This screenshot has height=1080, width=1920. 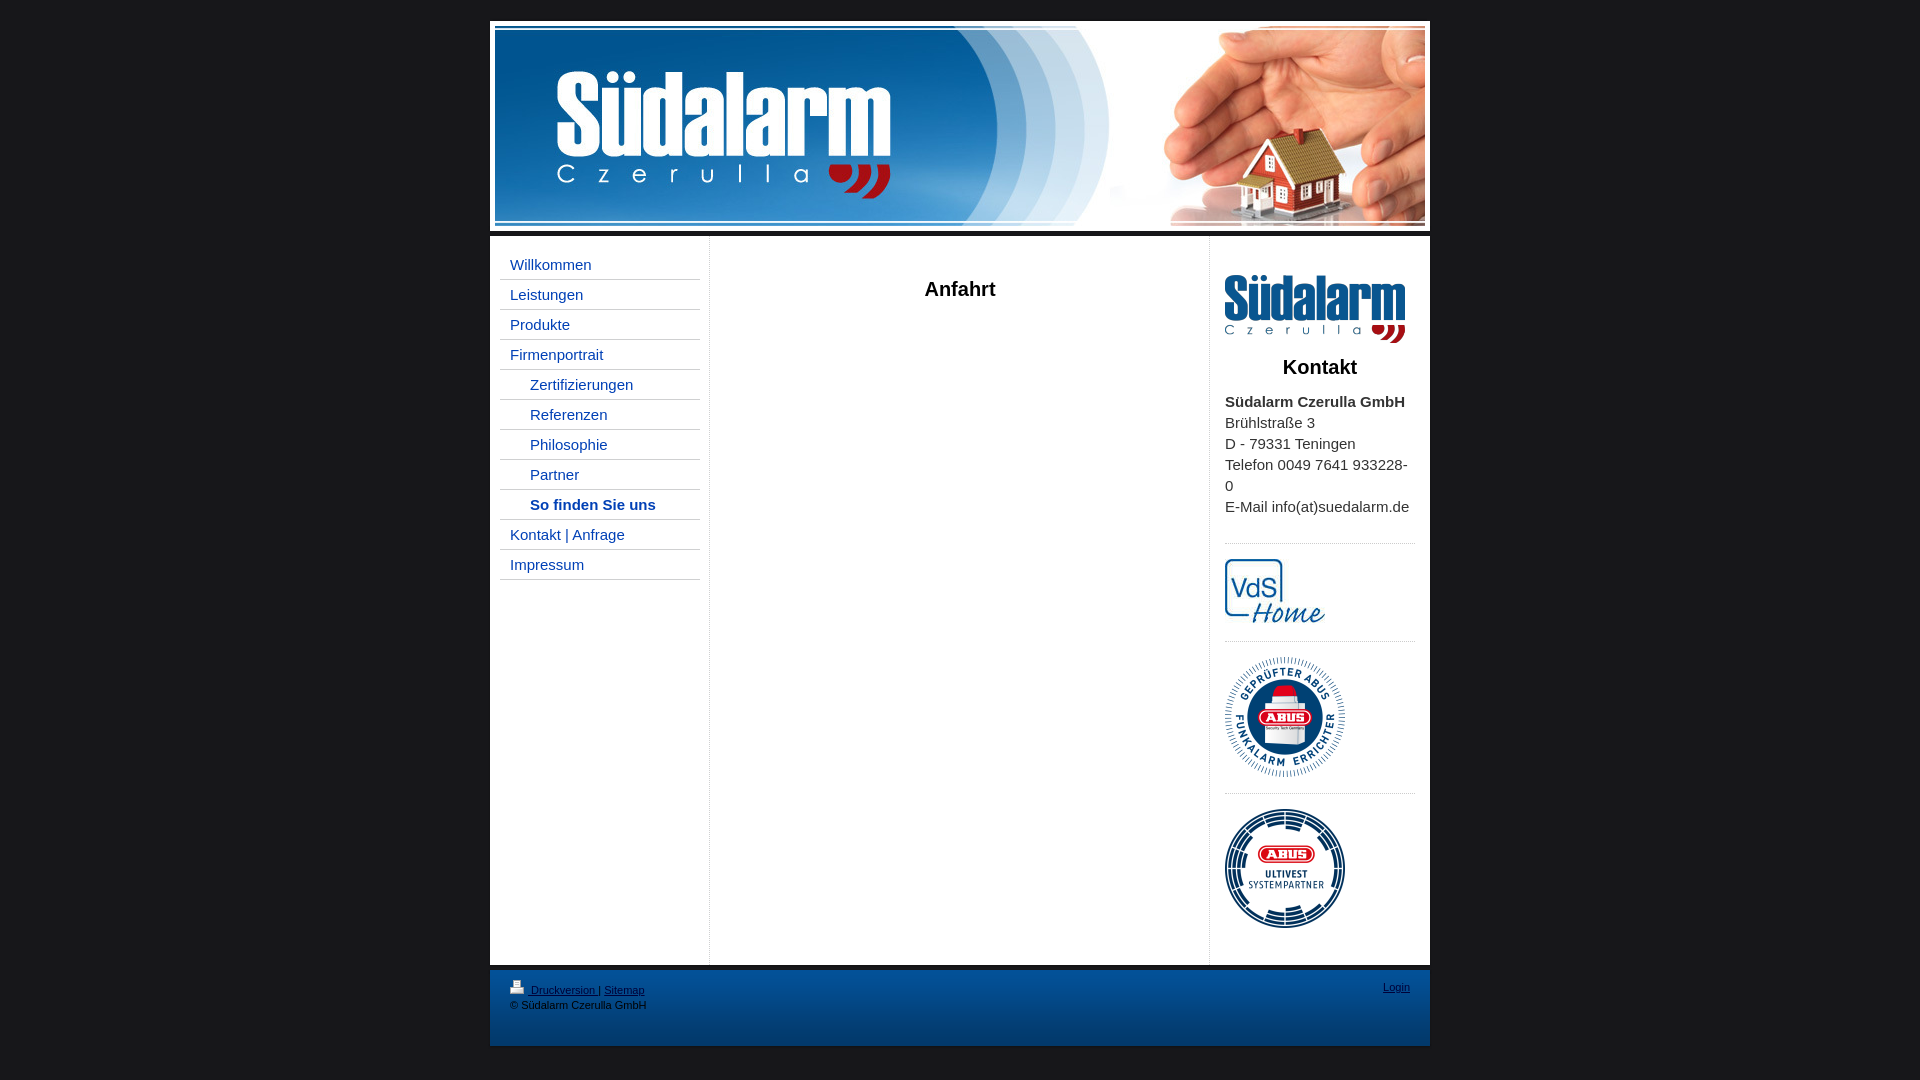 What do you see at coordinates (599, 264) in the screenshot?
I see `'Willkommen'` at bounding box center [599, 264].